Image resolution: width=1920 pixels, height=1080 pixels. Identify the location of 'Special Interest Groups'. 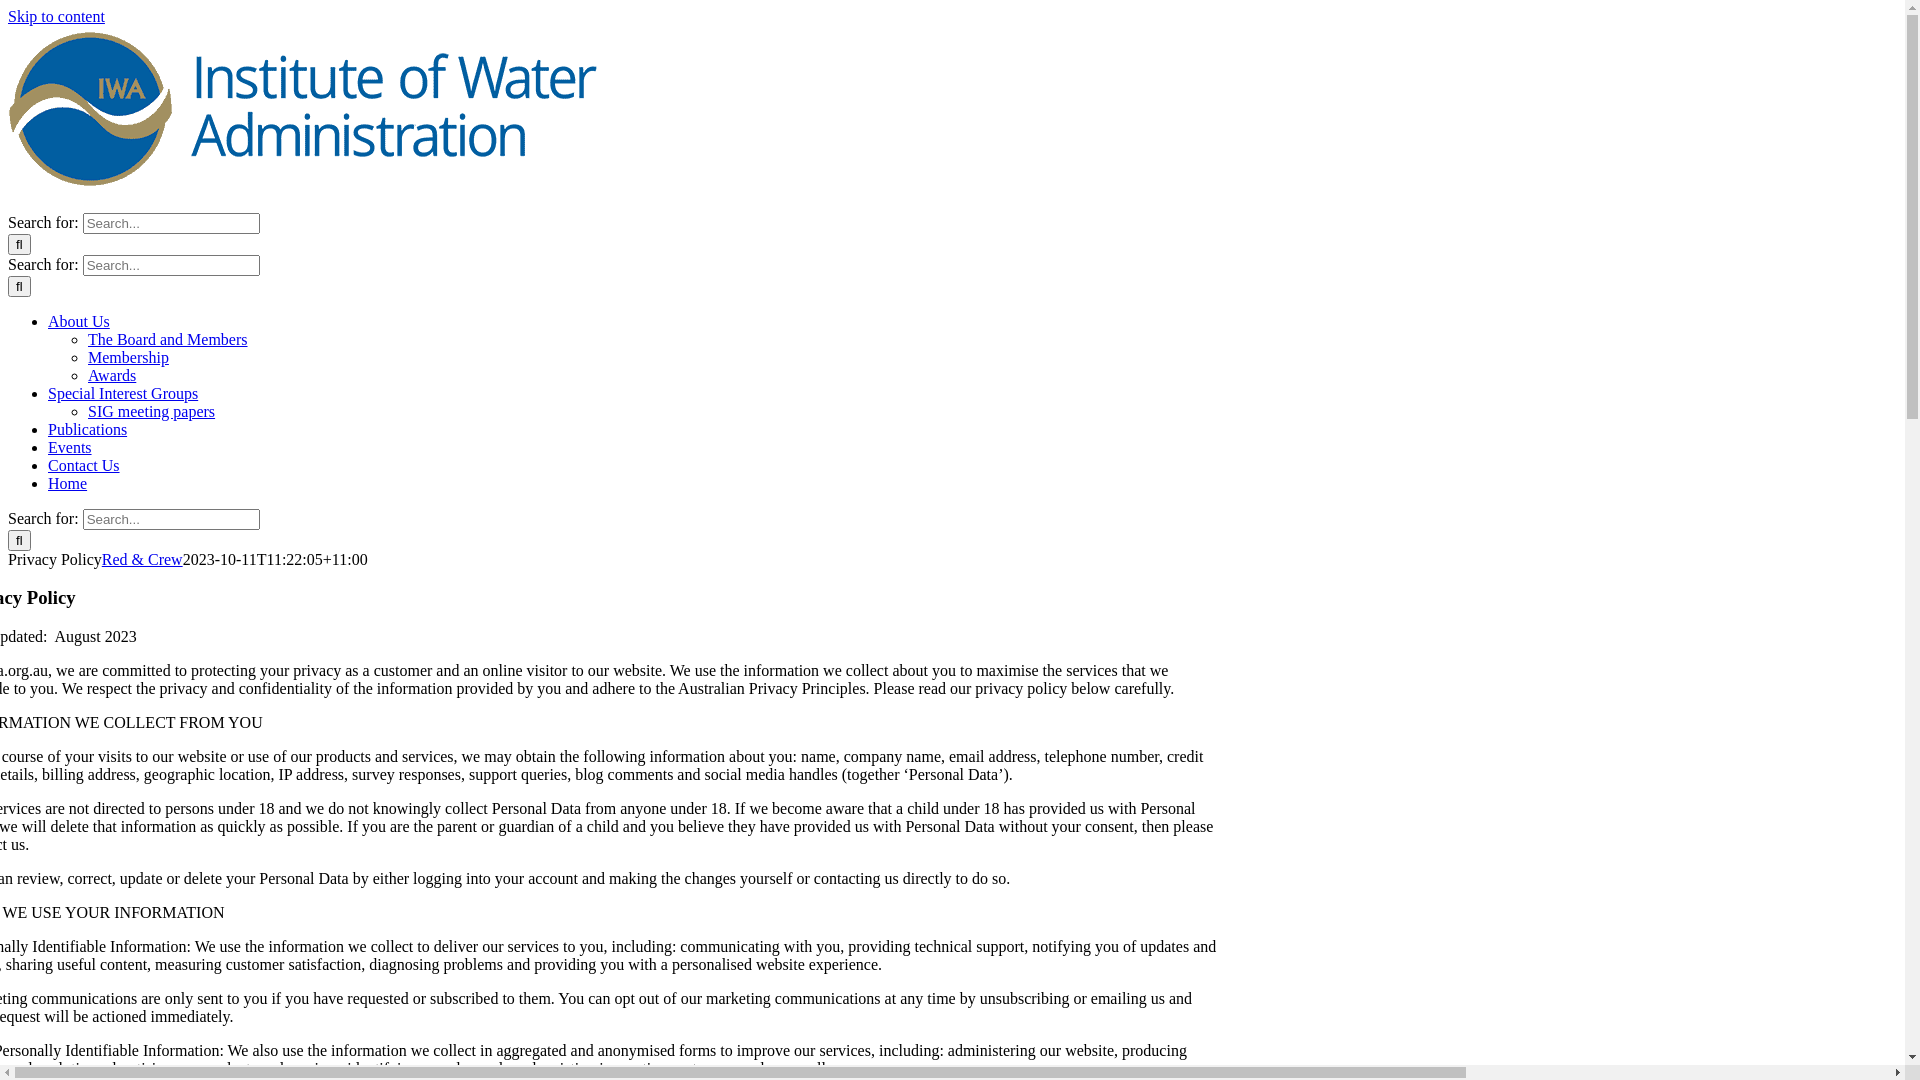
(122, 393).